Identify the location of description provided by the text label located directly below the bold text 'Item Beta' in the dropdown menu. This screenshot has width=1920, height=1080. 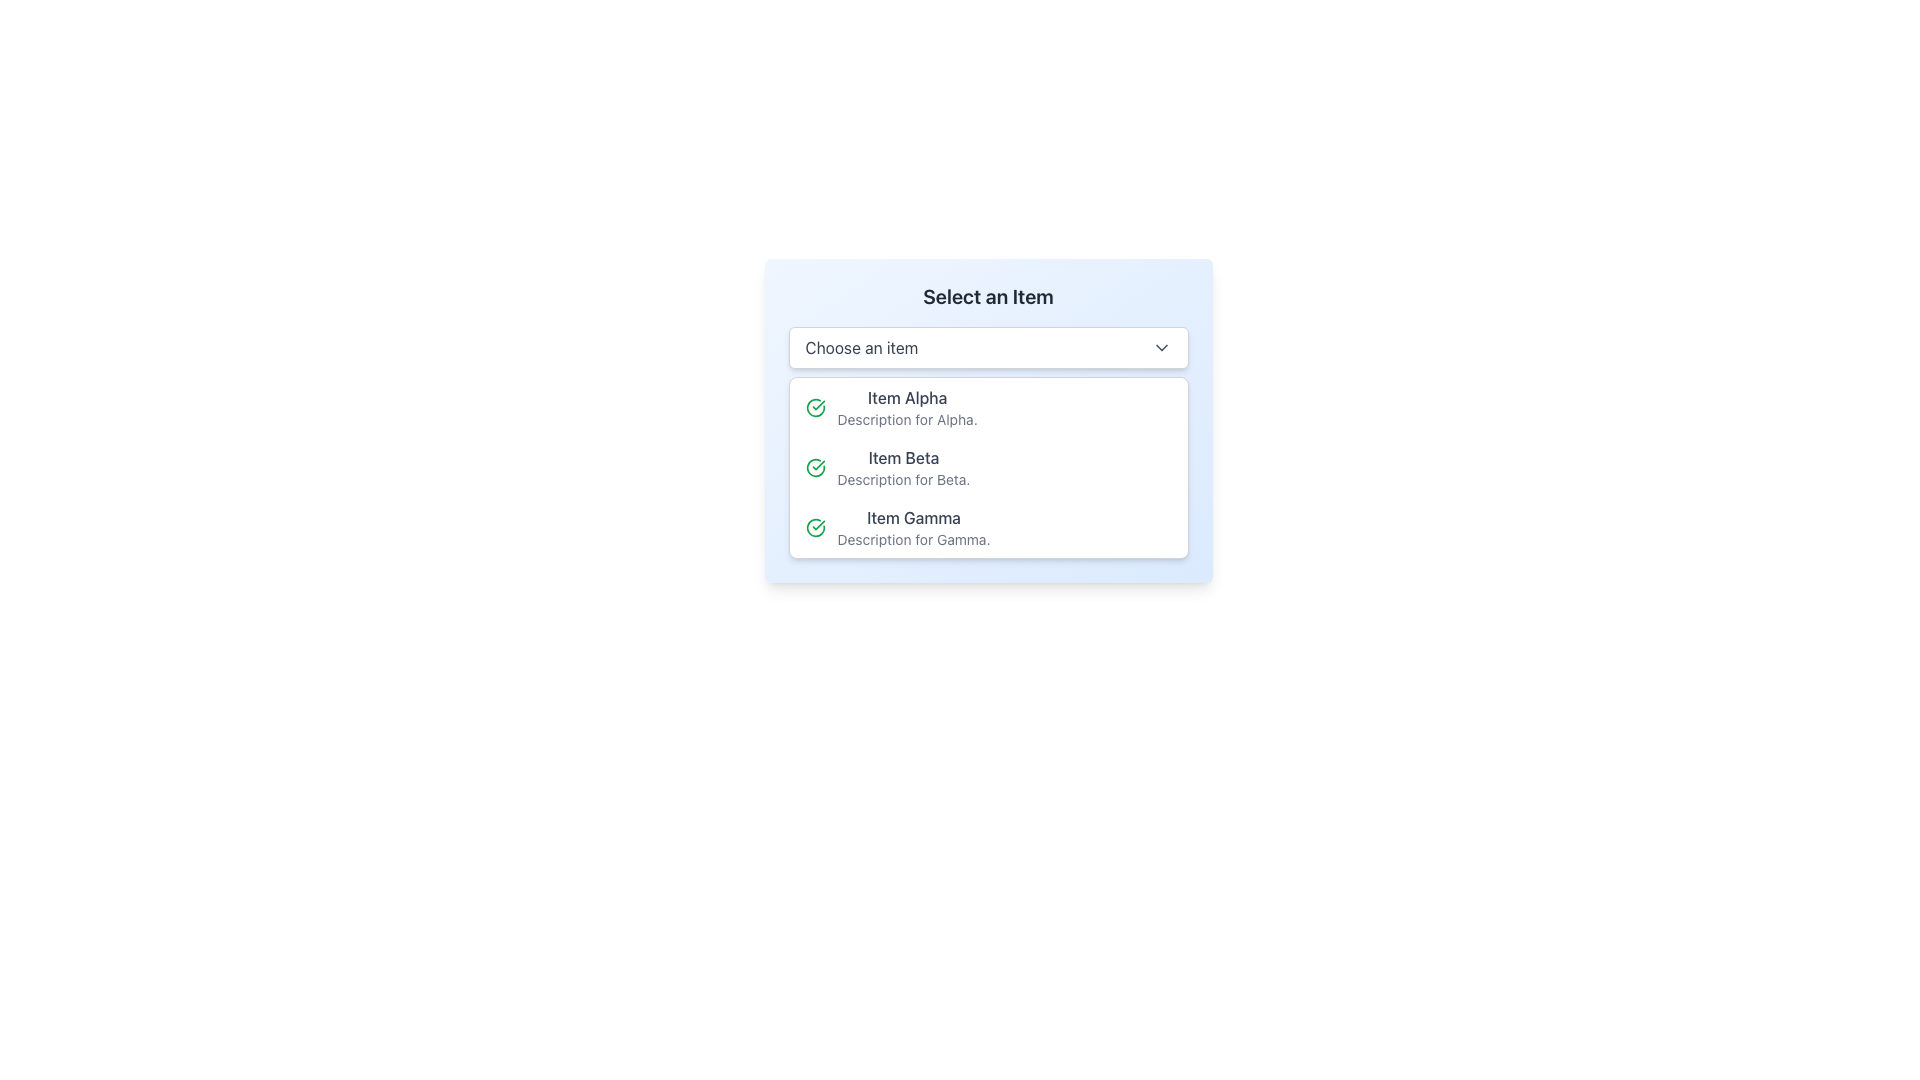
(902, 479).